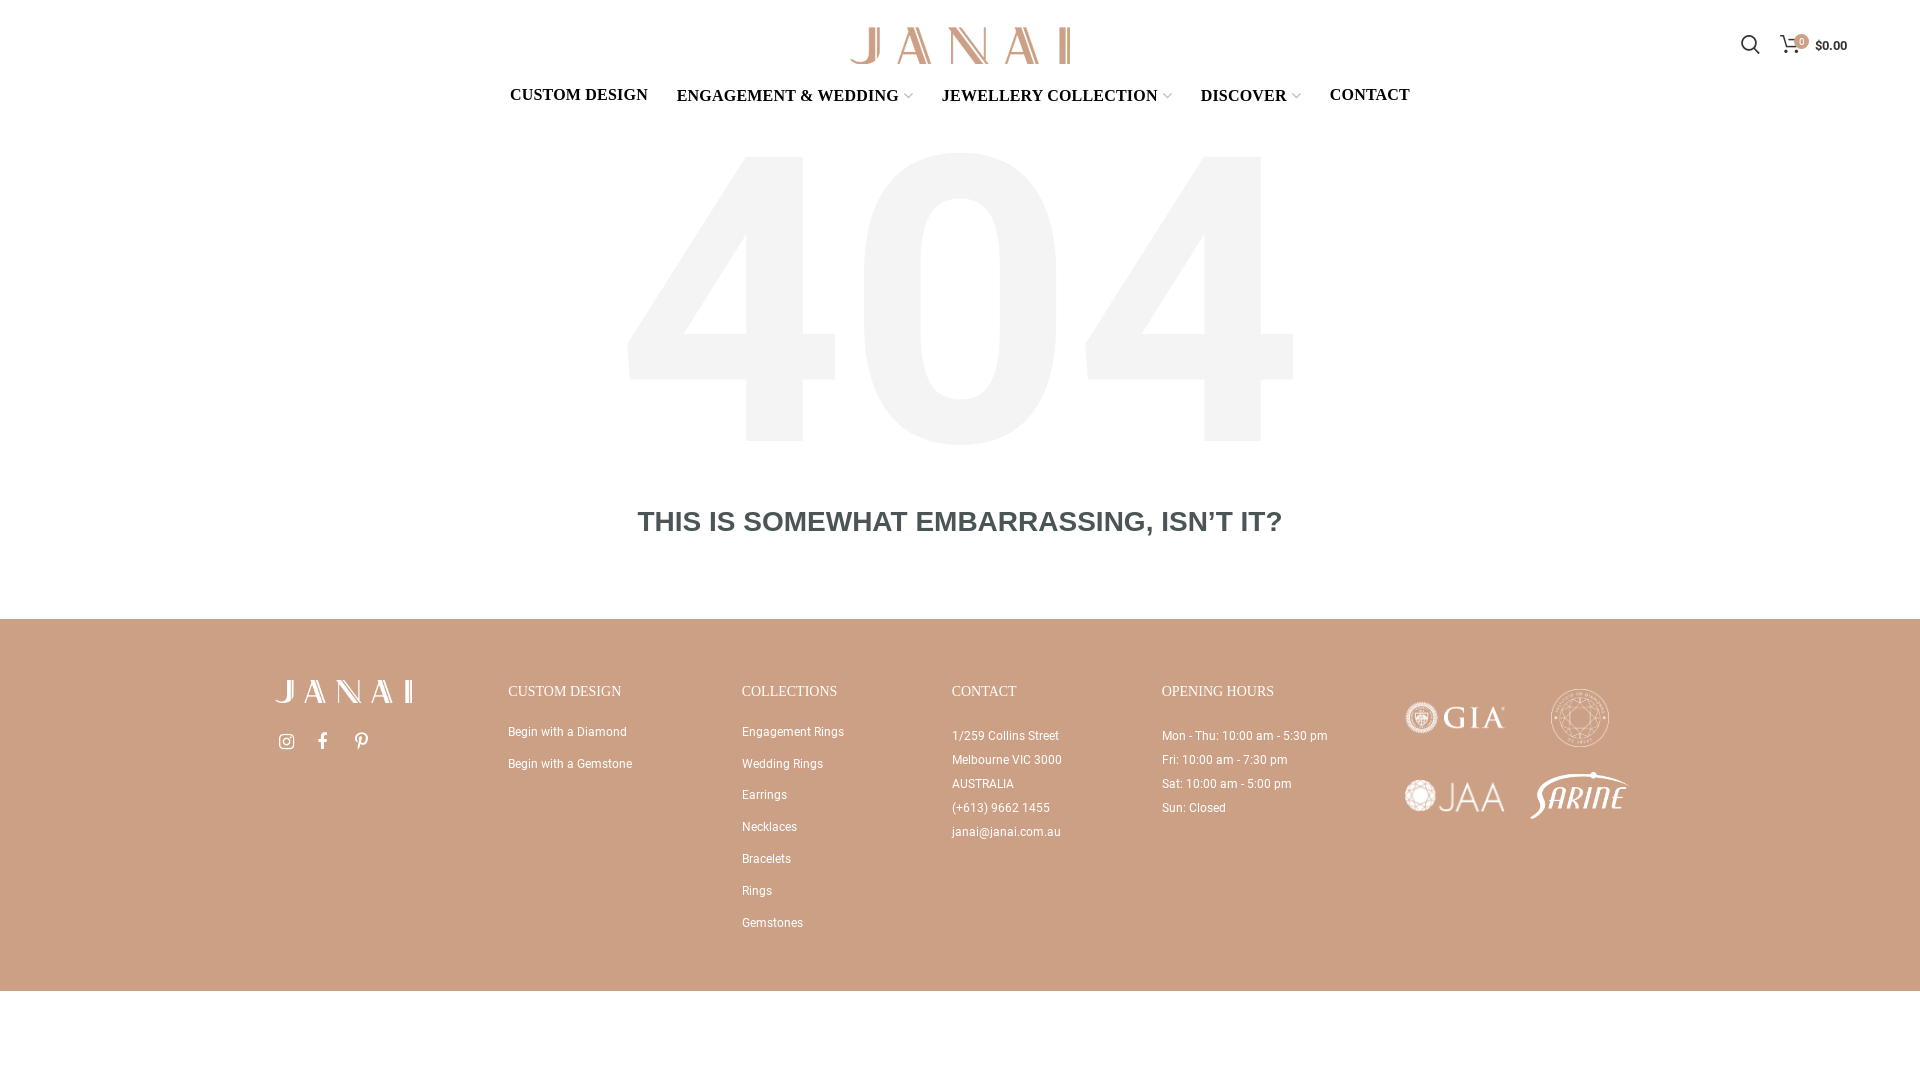 The image size is (1920, 1080). I want to click on '(+613) 9662 1455', so click(1001, 806).